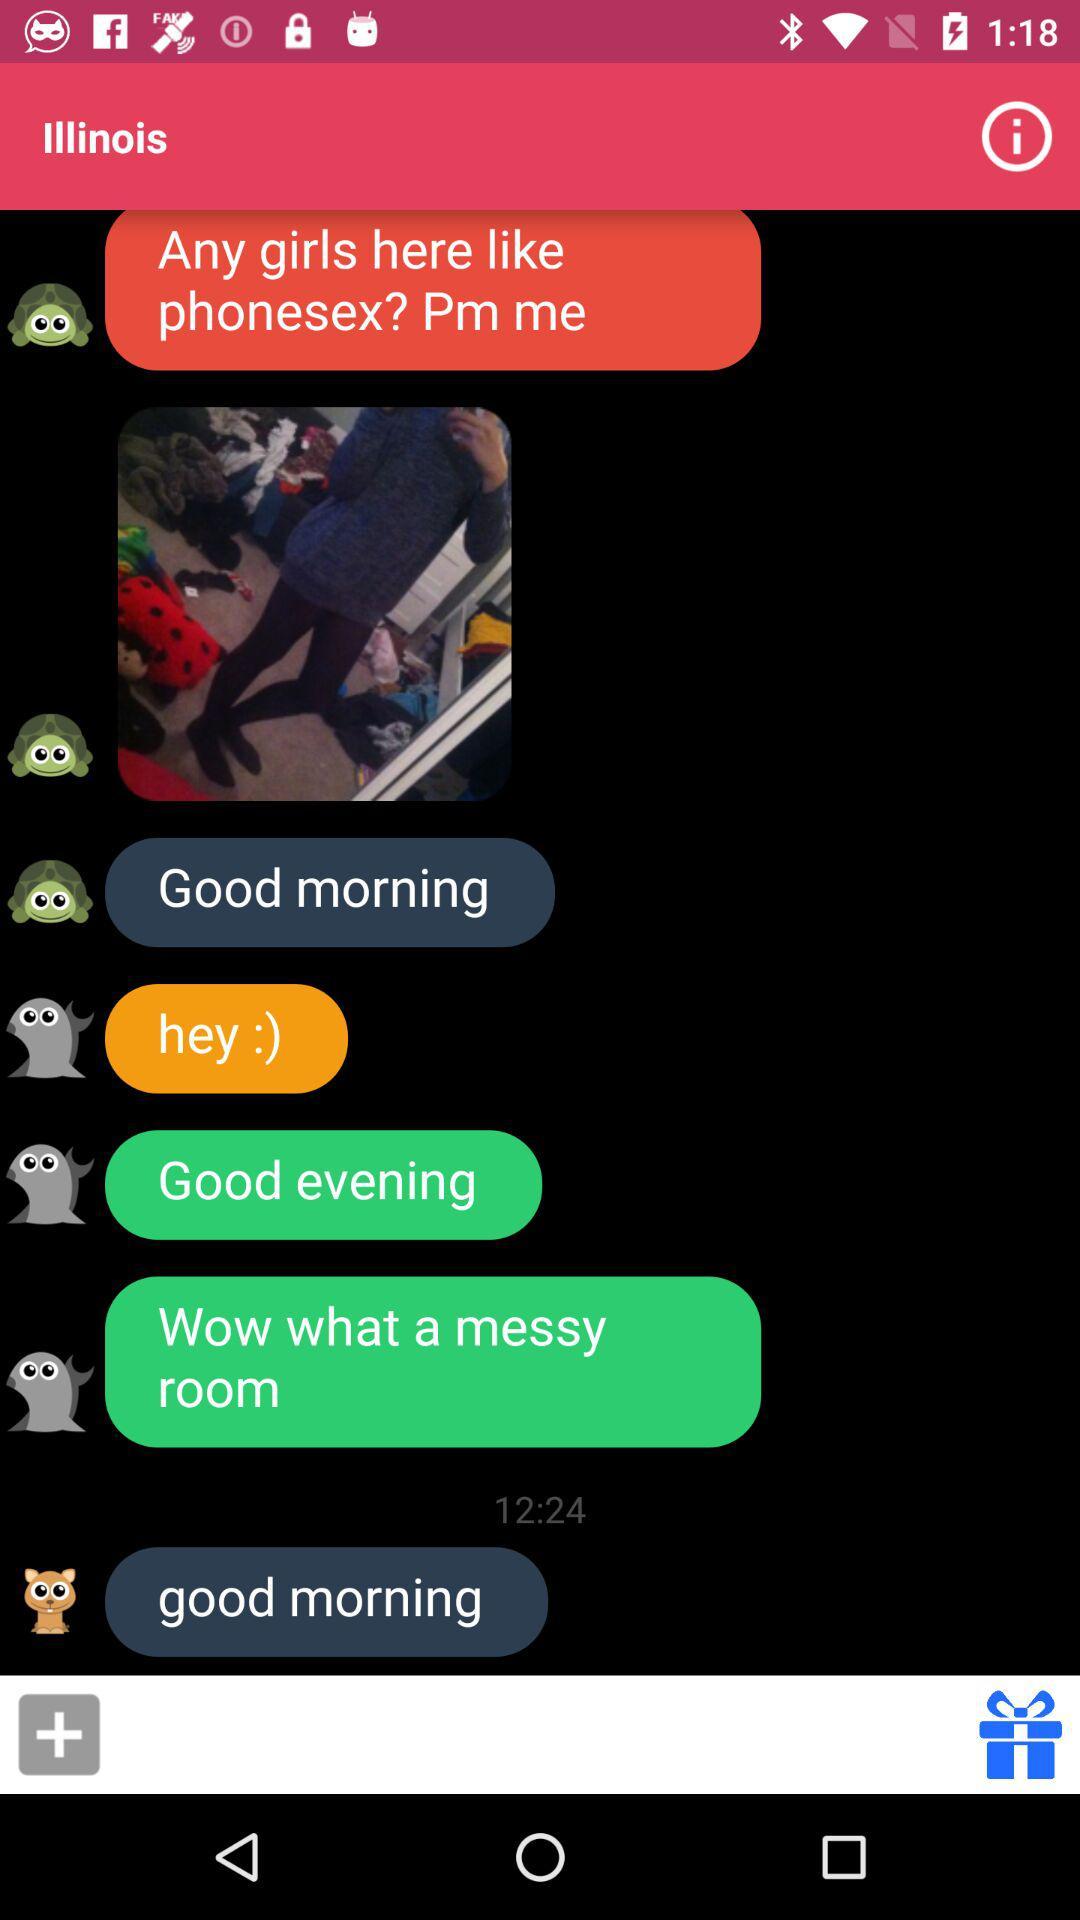 The height and width of the screenshot is (1920, 1080). I want to click on icon to the right of the any girls here icon, so click(1017, 135).